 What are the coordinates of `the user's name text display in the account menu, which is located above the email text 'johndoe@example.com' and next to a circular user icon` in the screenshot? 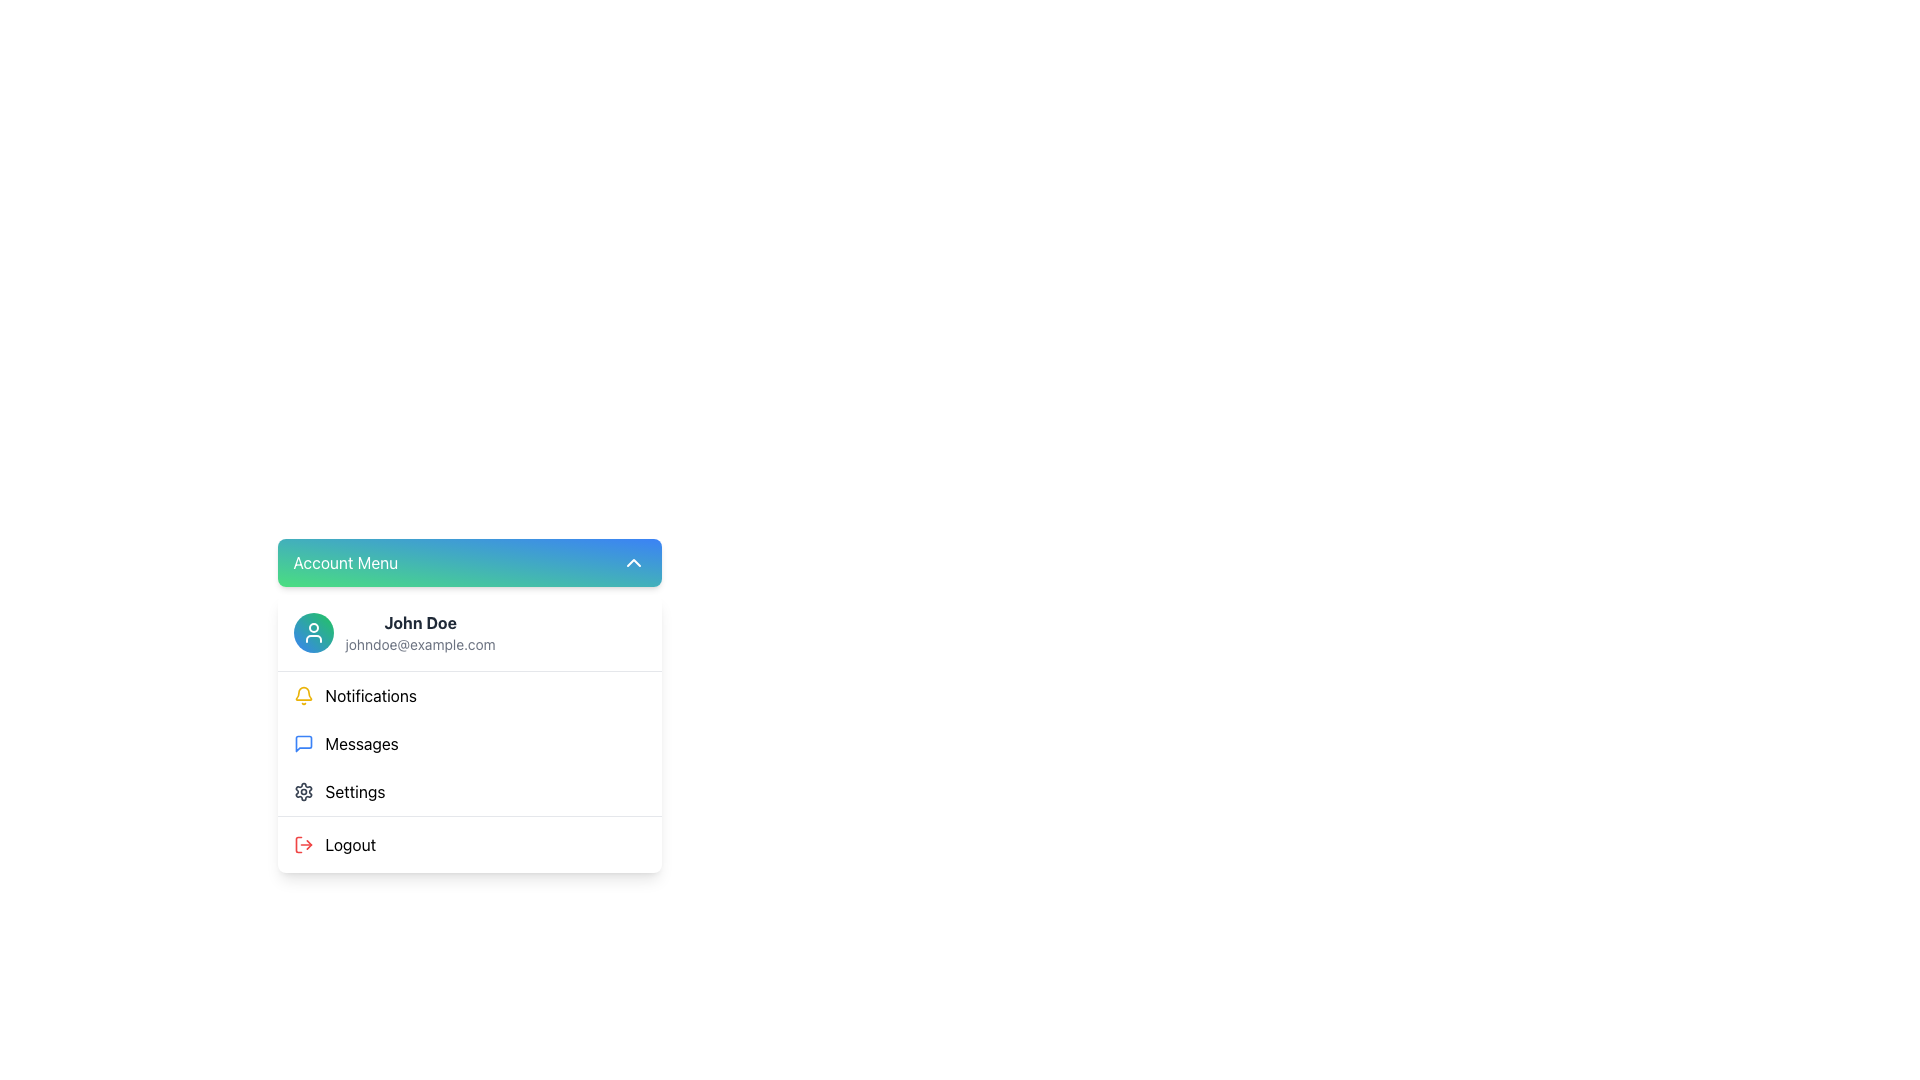 It's located at (419, 622).